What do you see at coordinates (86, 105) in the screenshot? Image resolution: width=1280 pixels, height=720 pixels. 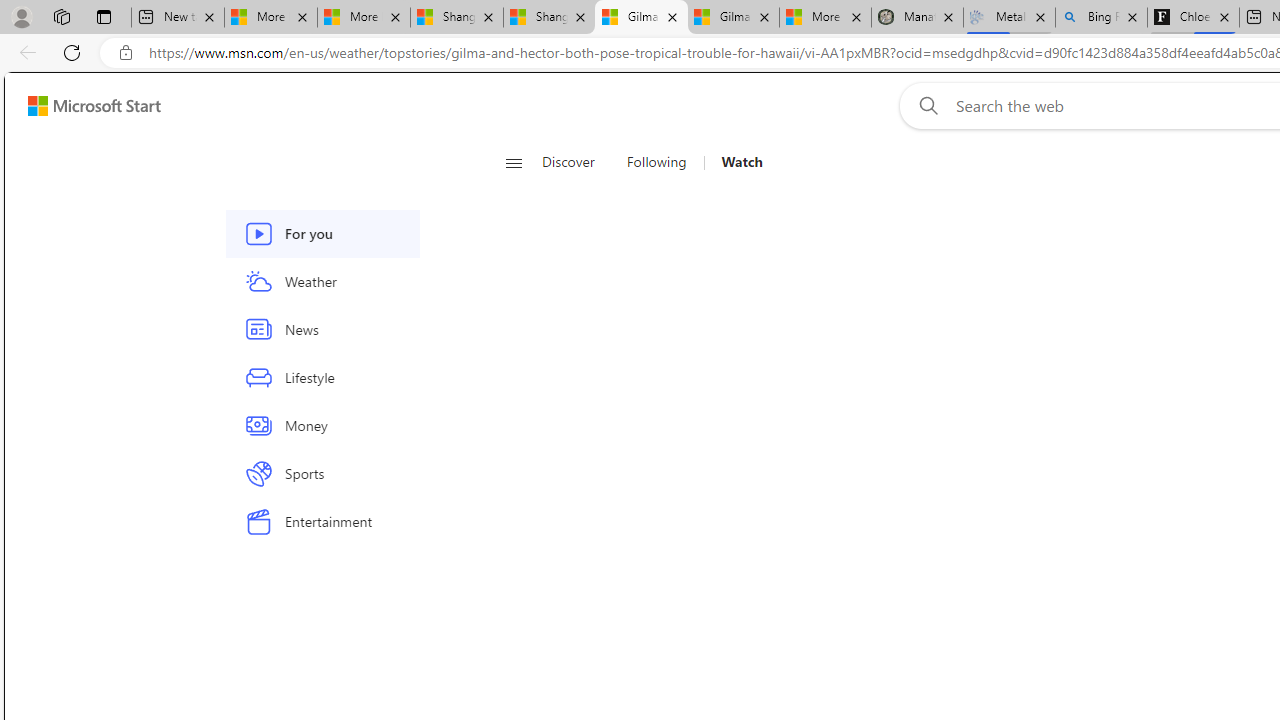 I see `'Skip to content'` at bounding box center [86, 105].